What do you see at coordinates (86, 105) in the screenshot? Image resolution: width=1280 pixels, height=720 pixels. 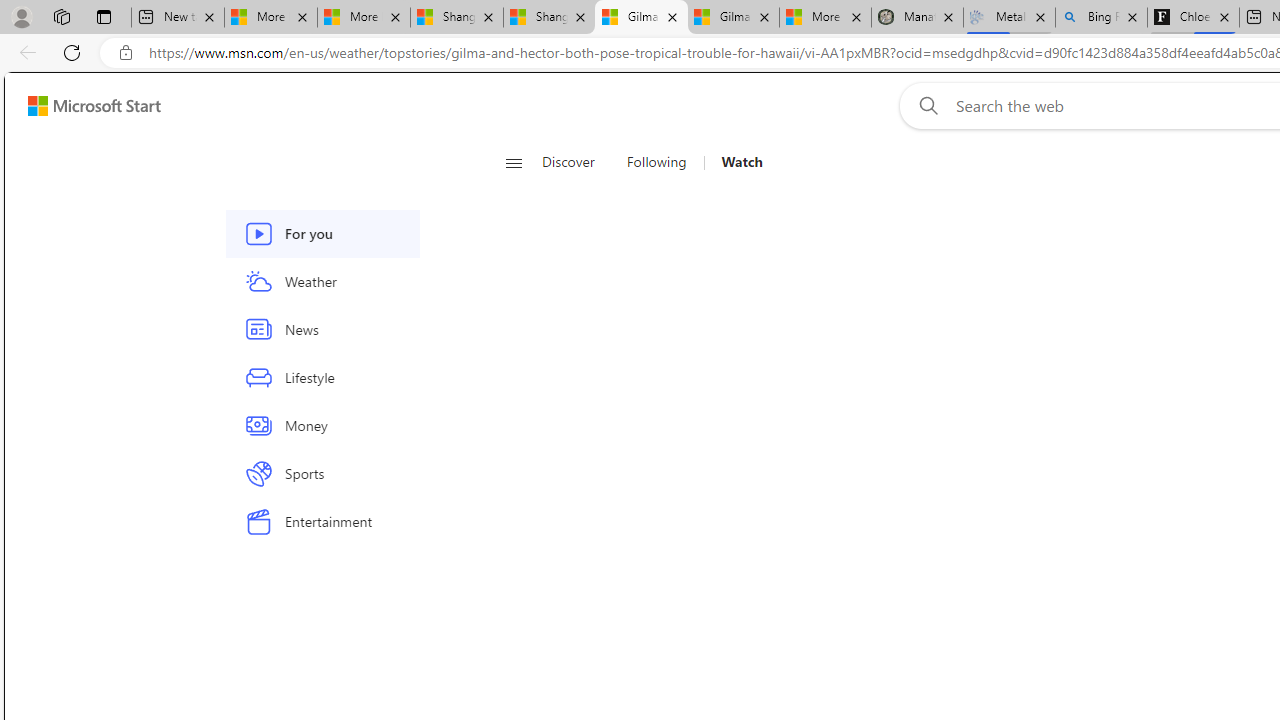 I see `'Skip to content'` at bounding box center [86, 105].